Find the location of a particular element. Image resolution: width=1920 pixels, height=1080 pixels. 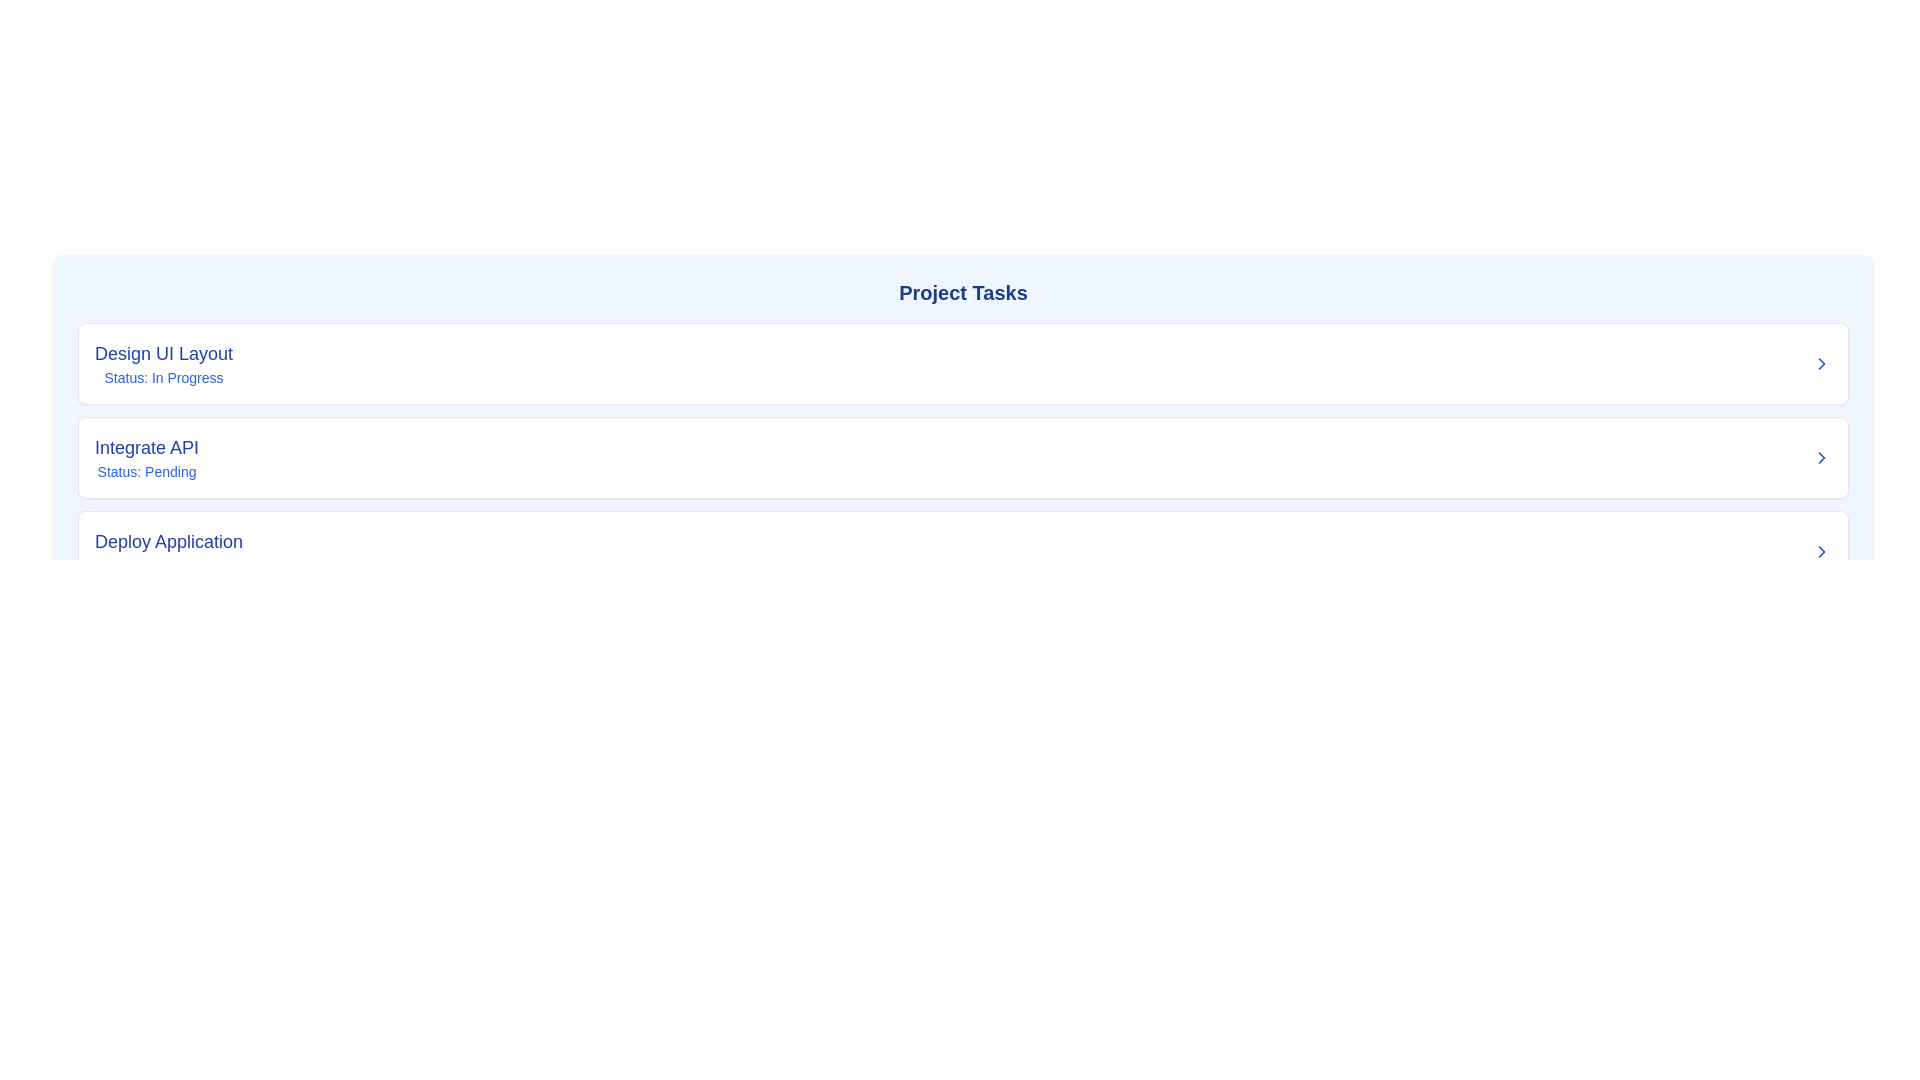

text displayed in the Text label showing the task name 'Deploy Application' and its completion status 'Completed', located in the third row of project tasks is located at coordinates (168, 551).